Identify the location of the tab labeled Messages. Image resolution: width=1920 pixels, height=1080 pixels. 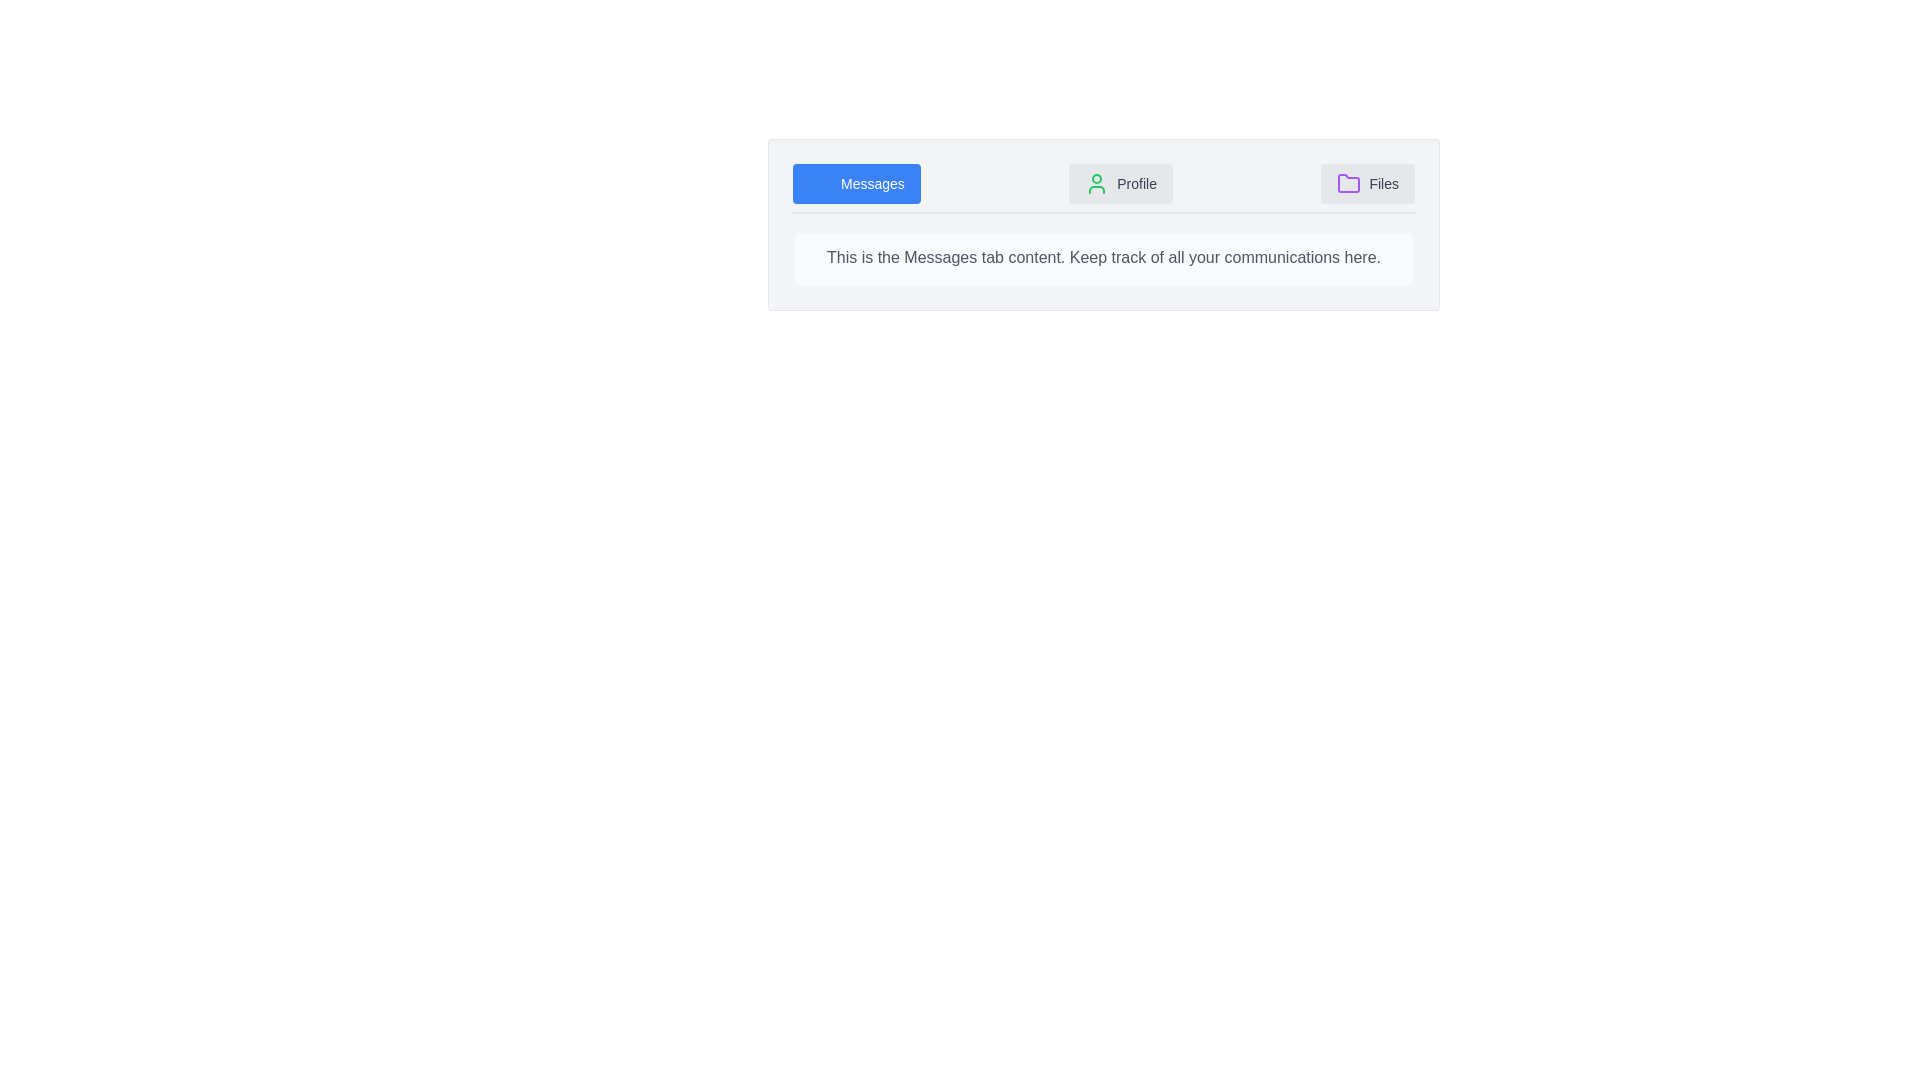
(855, 184).